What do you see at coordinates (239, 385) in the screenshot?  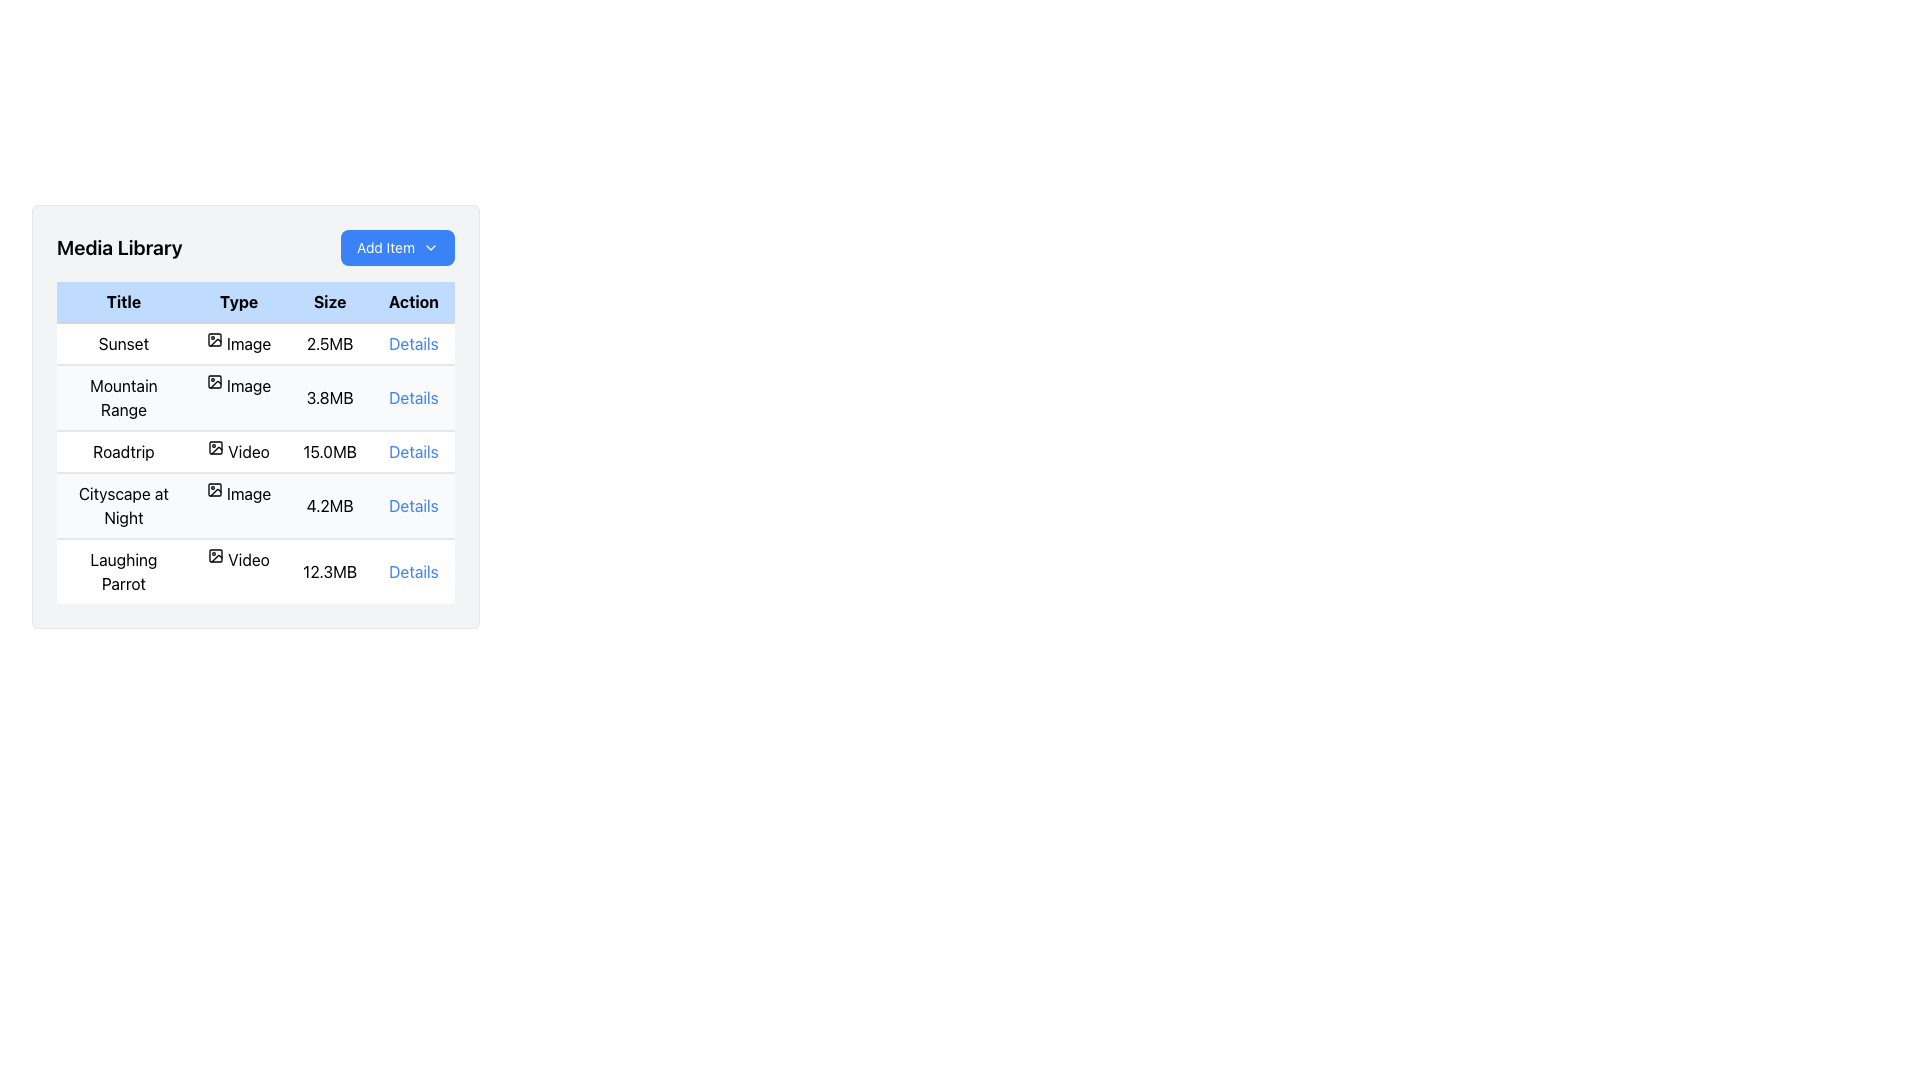 I see `the button-like graphical component displaying an icon and the text 'Image', located in the second row of the media library table under the 'Type' column` at bounding box center [239, 385].